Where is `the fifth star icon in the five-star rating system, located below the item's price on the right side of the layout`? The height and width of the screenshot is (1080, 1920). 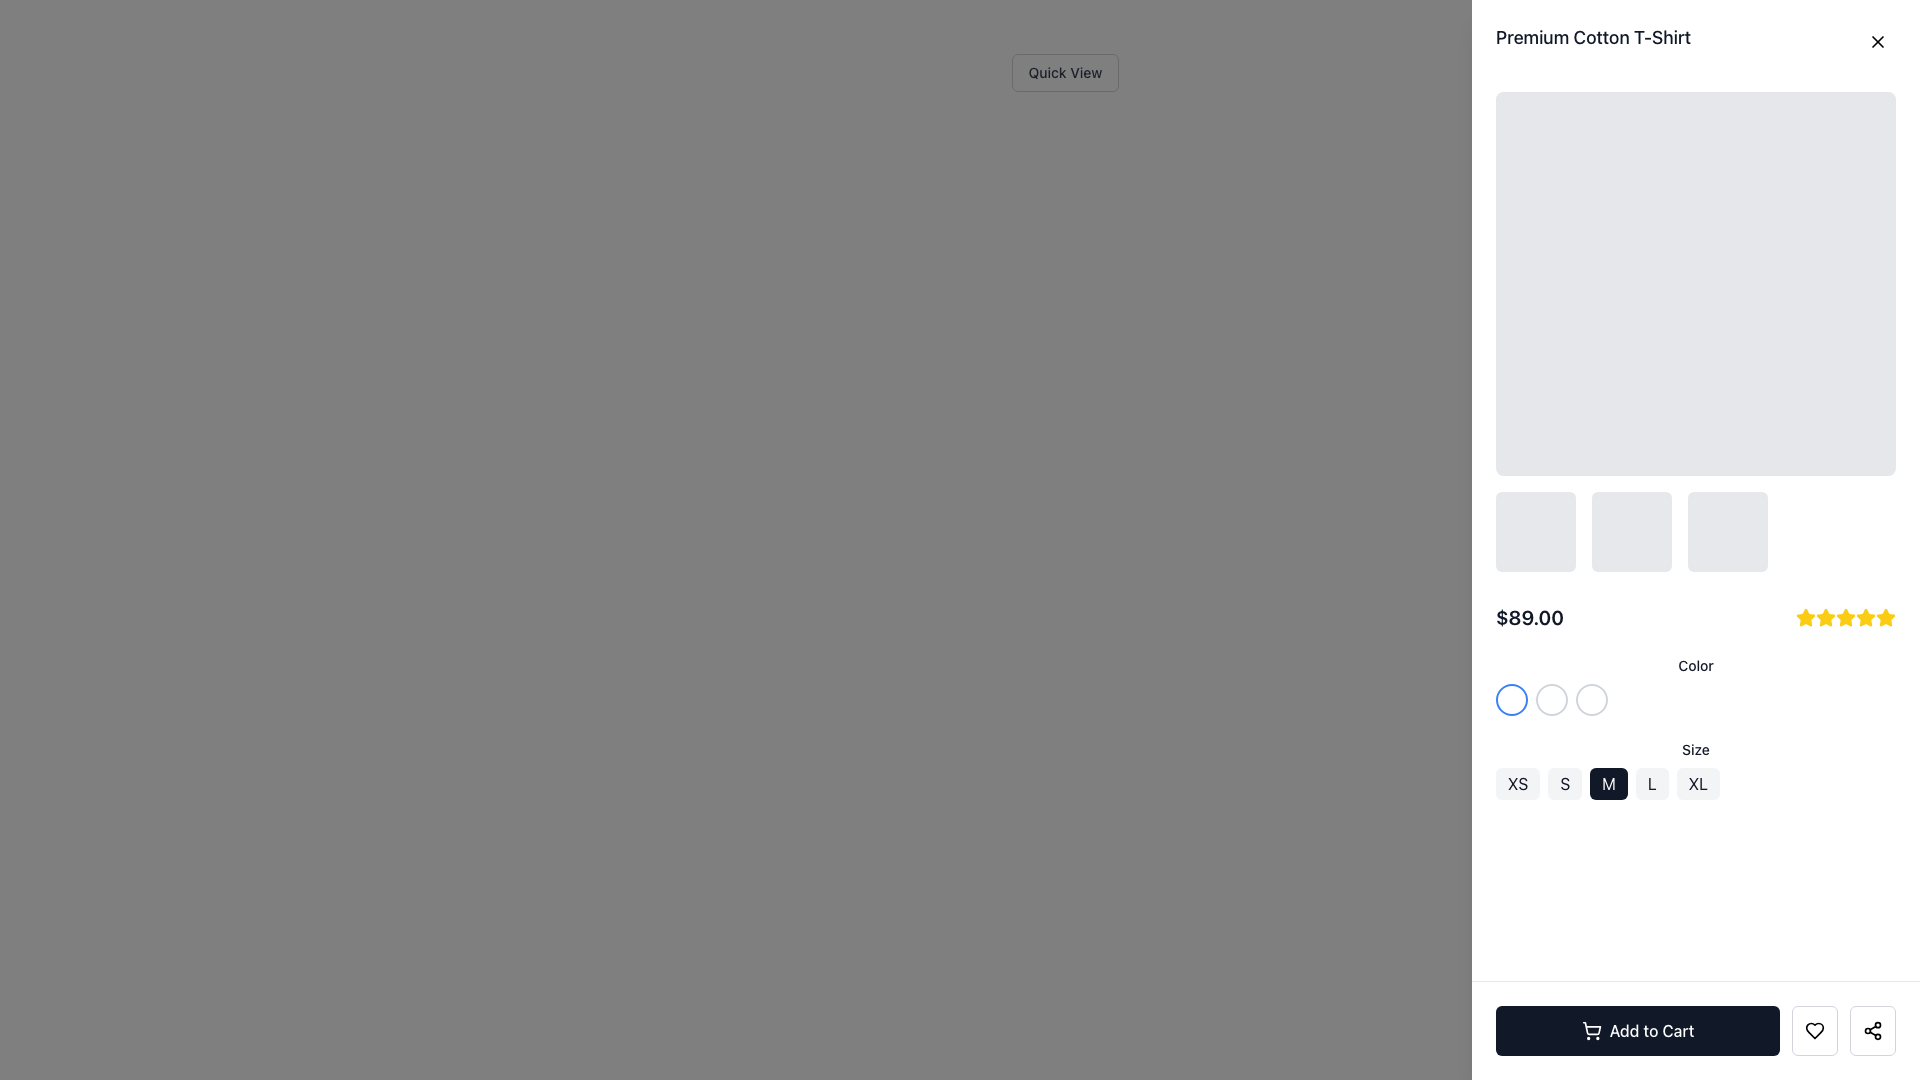
the fifth star icon in the five-star rating system, located below the item's price on the right side of the layout is located at coordinates (1885, 616).